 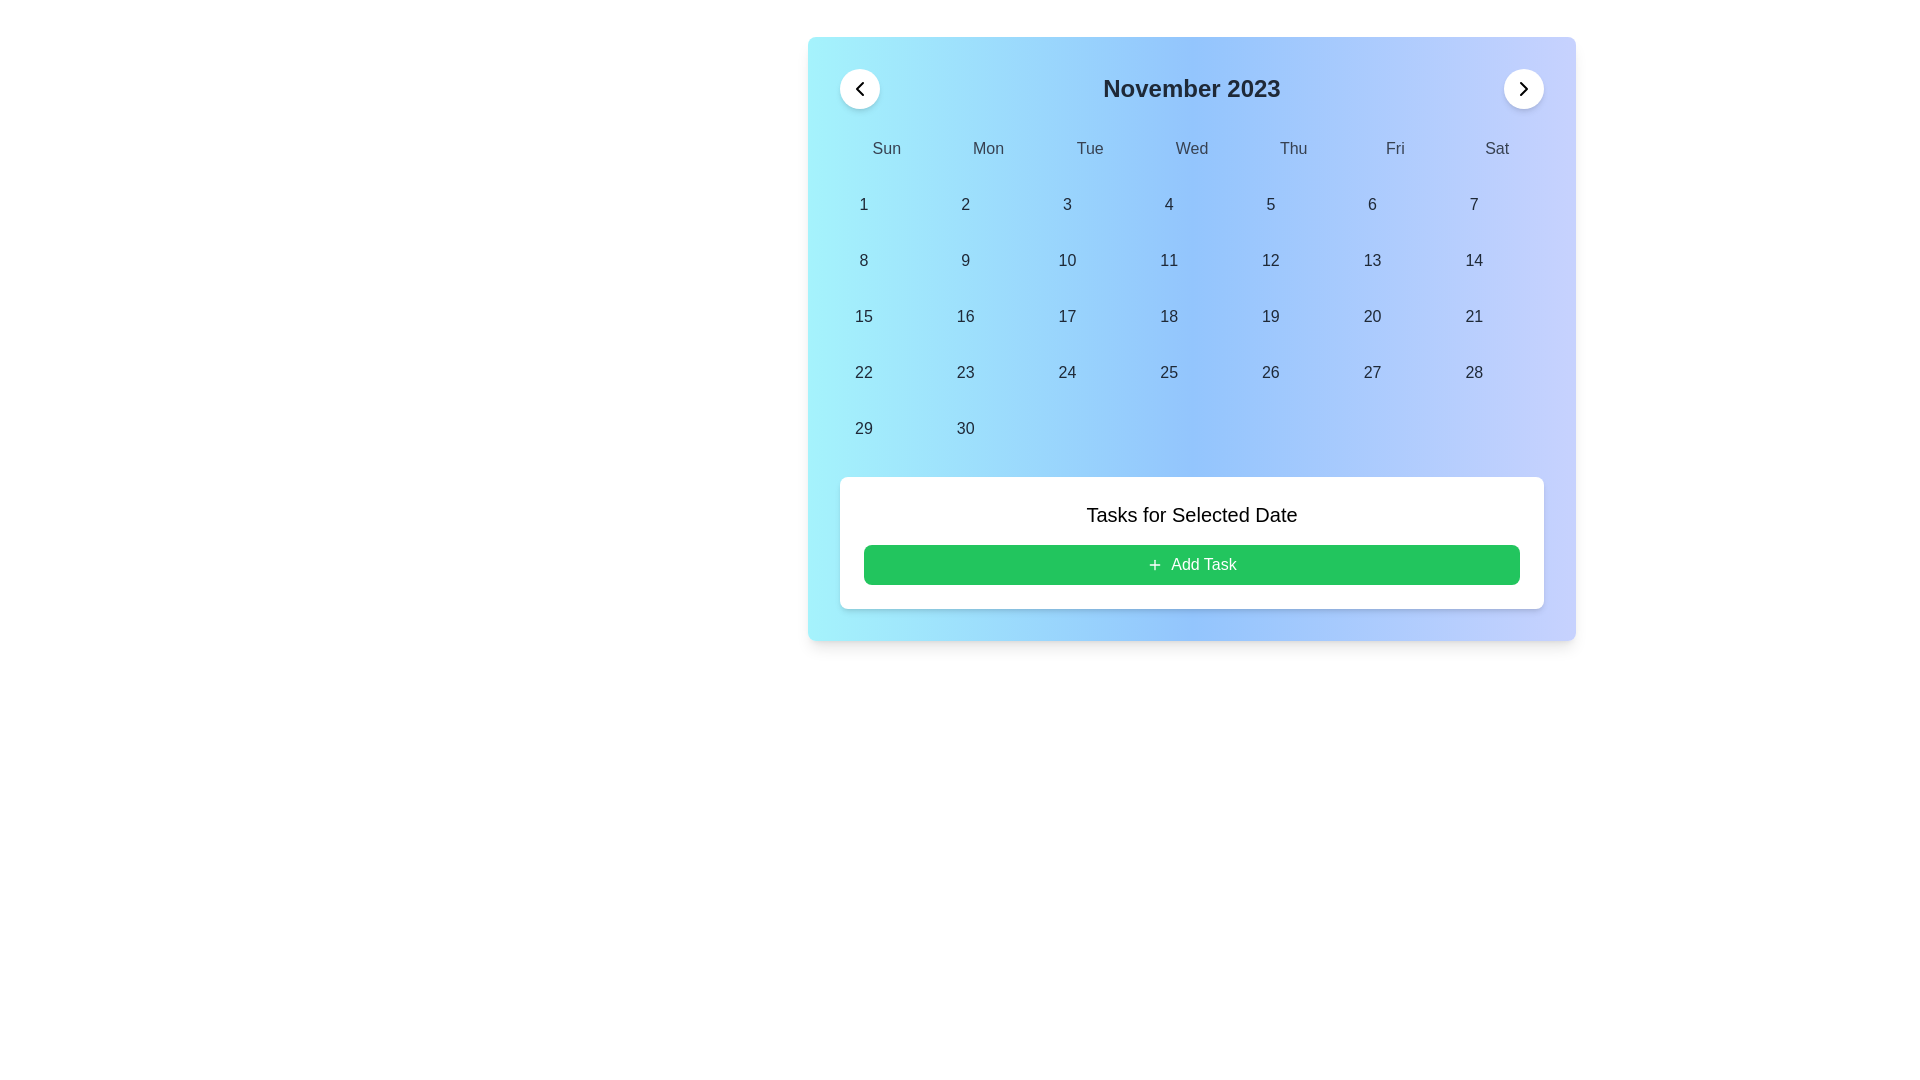 What do you see at coordinates (1203, 564) in the screenshot?
I see `'Add Task' button, which is a text label centered within a green rectangular button in the 'Tasks for Selected Date' panel` at bounding box center [1203, 564].